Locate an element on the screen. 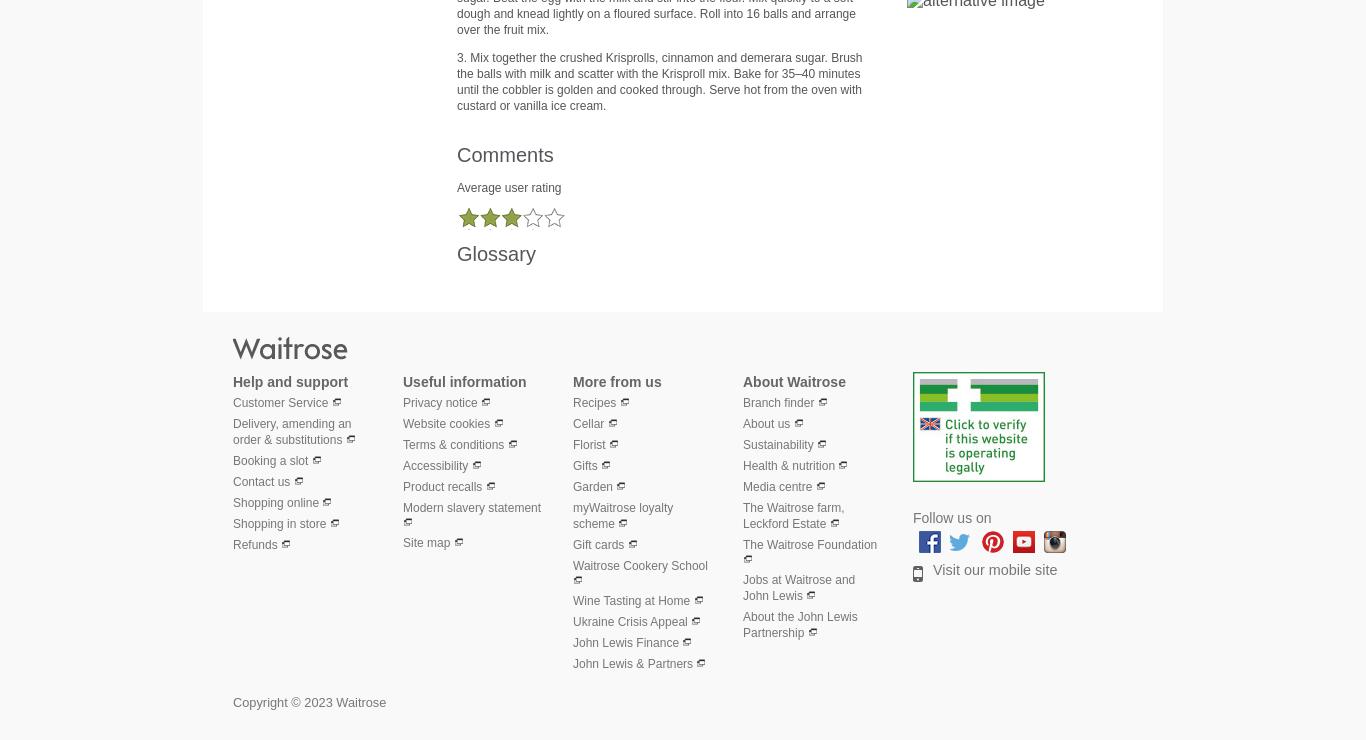 The height and width of the screenshot is (740, 1366). 'Booking a slot' is located at coordinates (270, 458).